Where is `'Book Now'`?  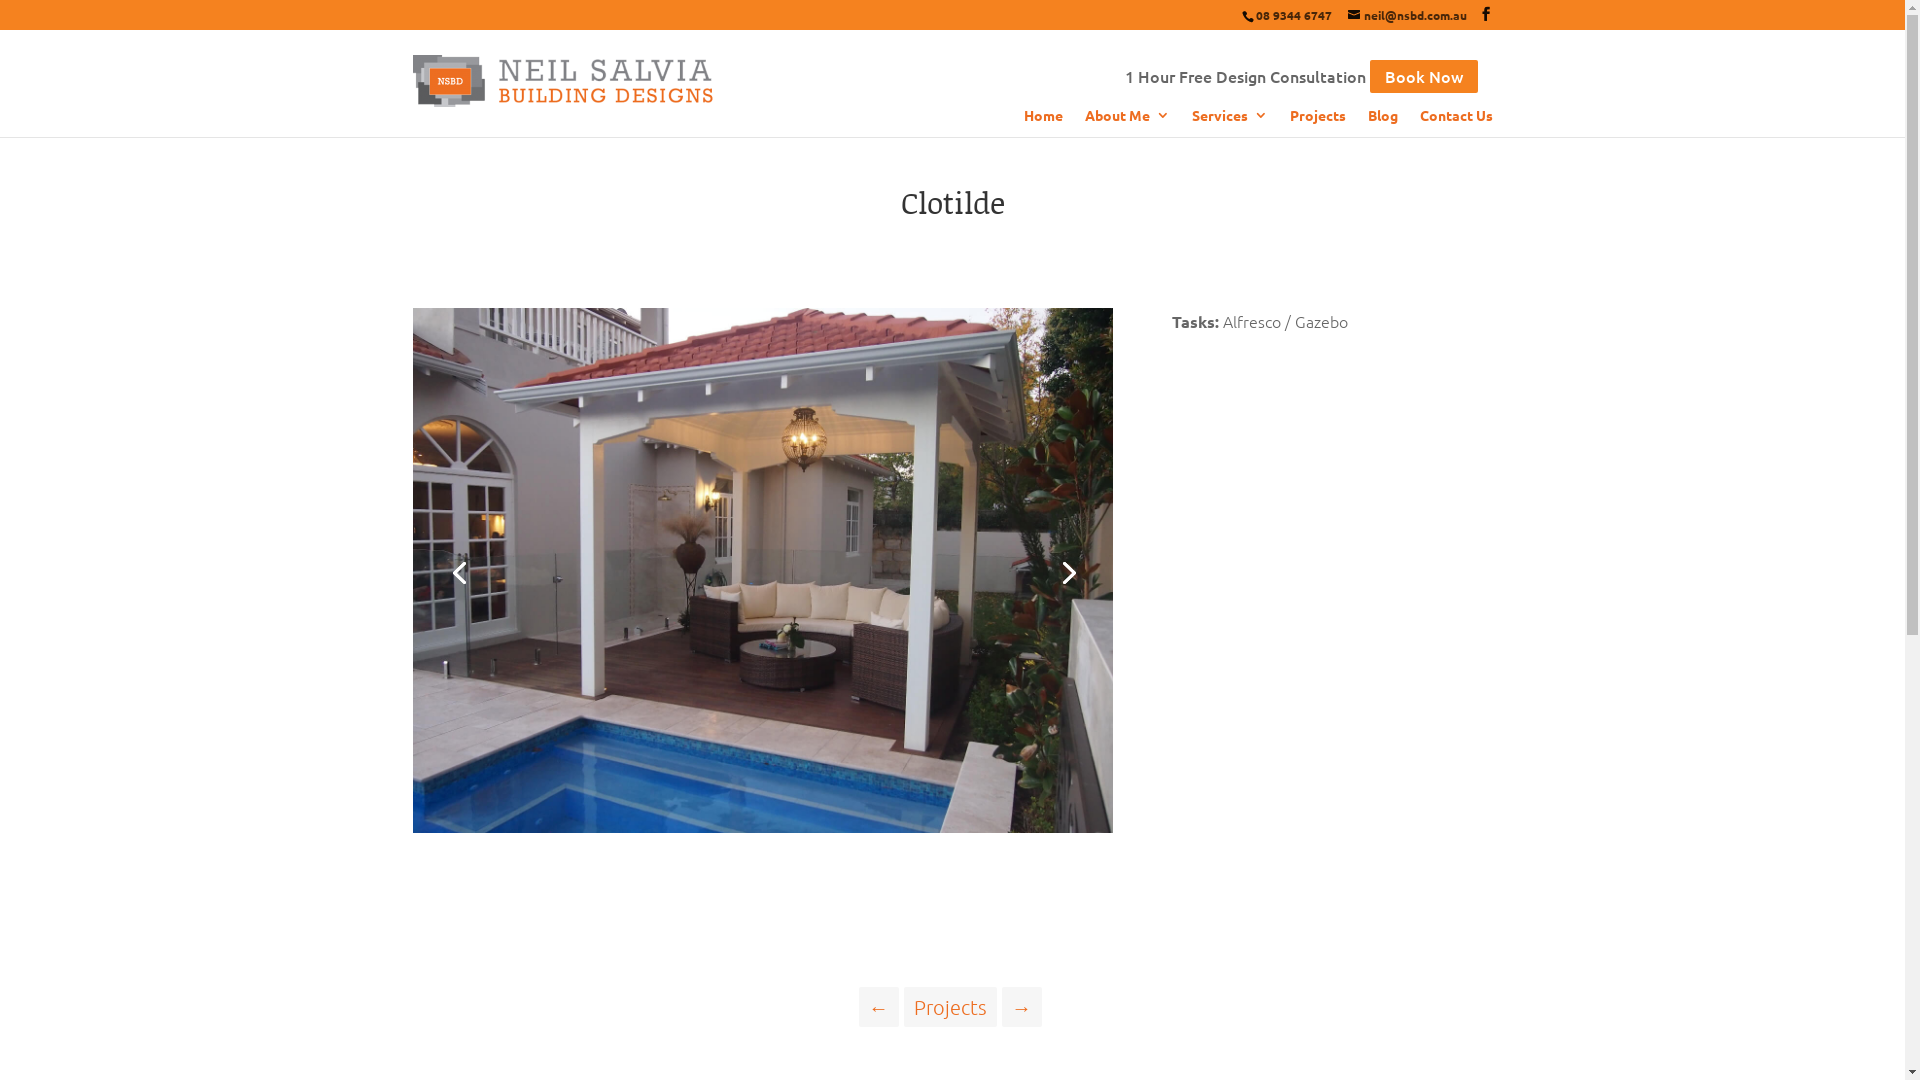
'Book Now' is located at coordinates (1368, 75).